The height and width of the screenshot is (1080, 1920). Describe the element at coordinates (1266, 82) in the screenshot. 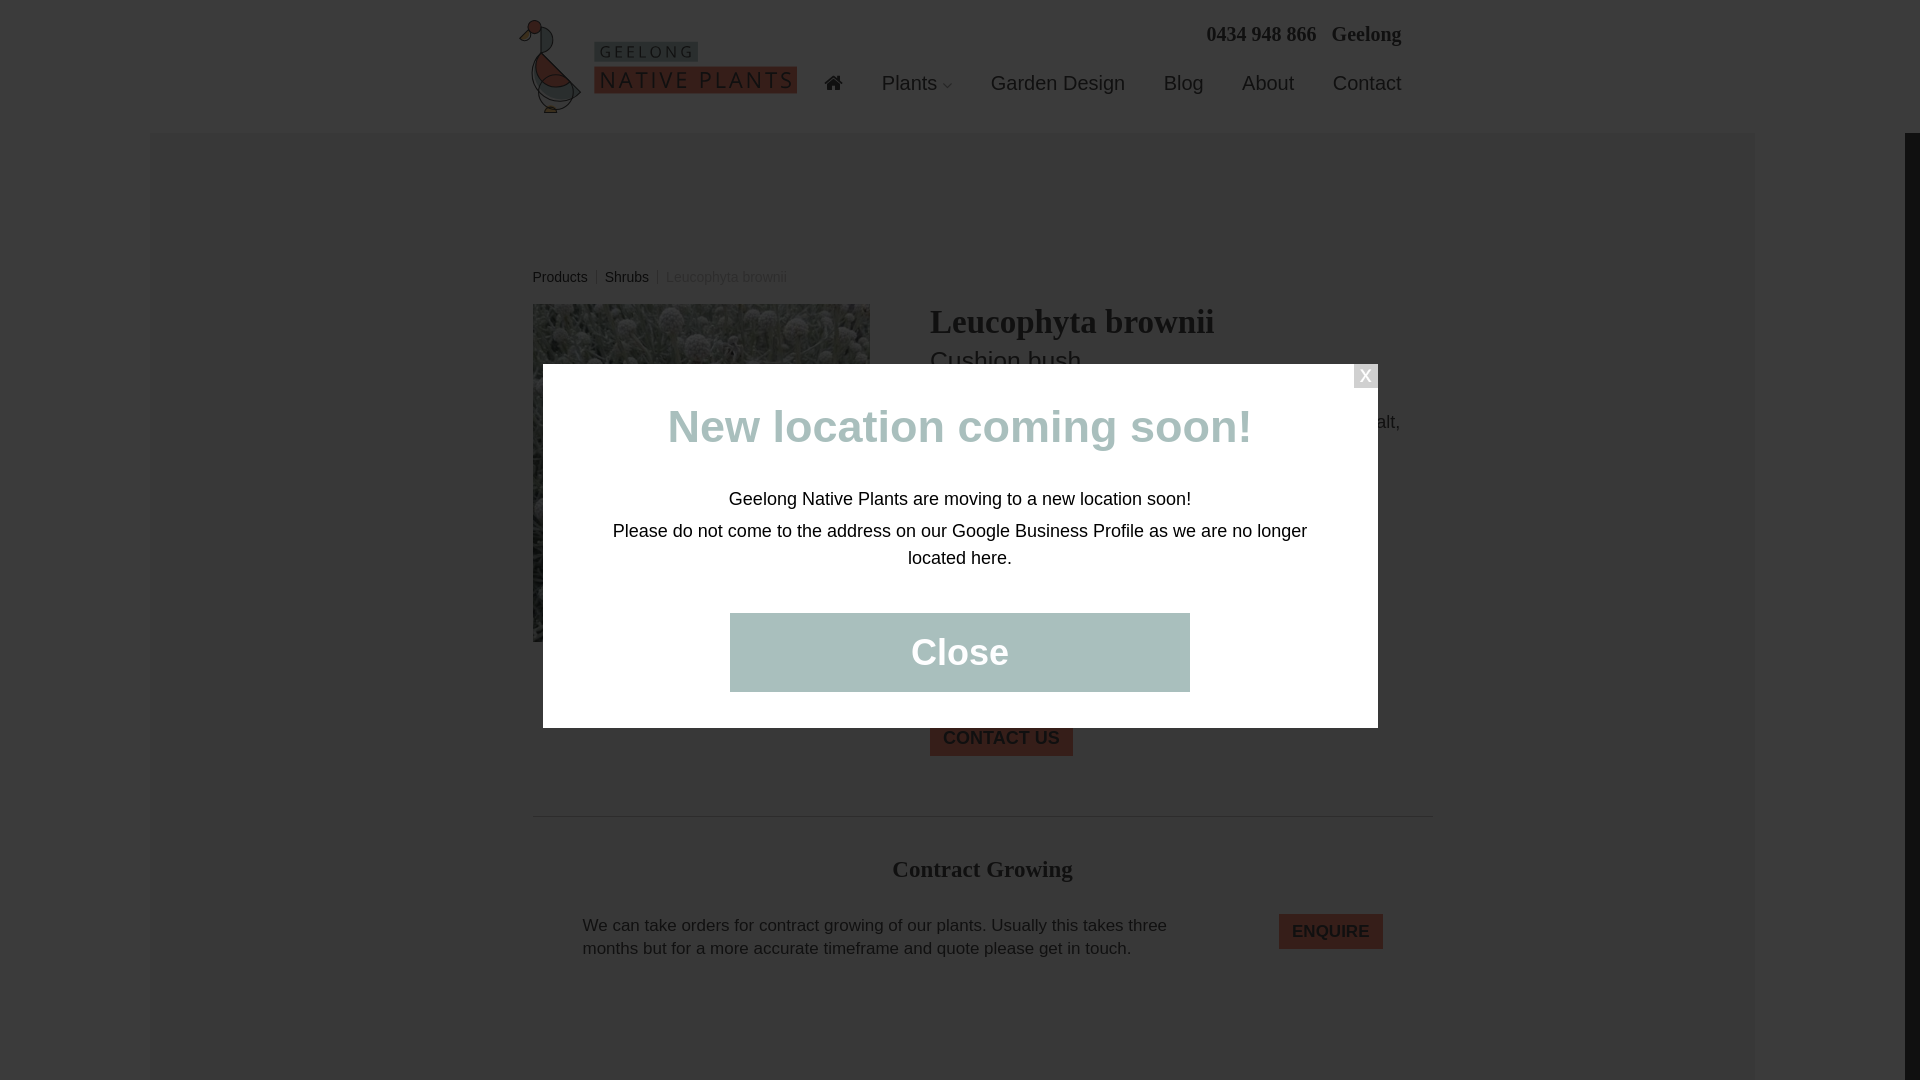

I see `'About'` at that location.